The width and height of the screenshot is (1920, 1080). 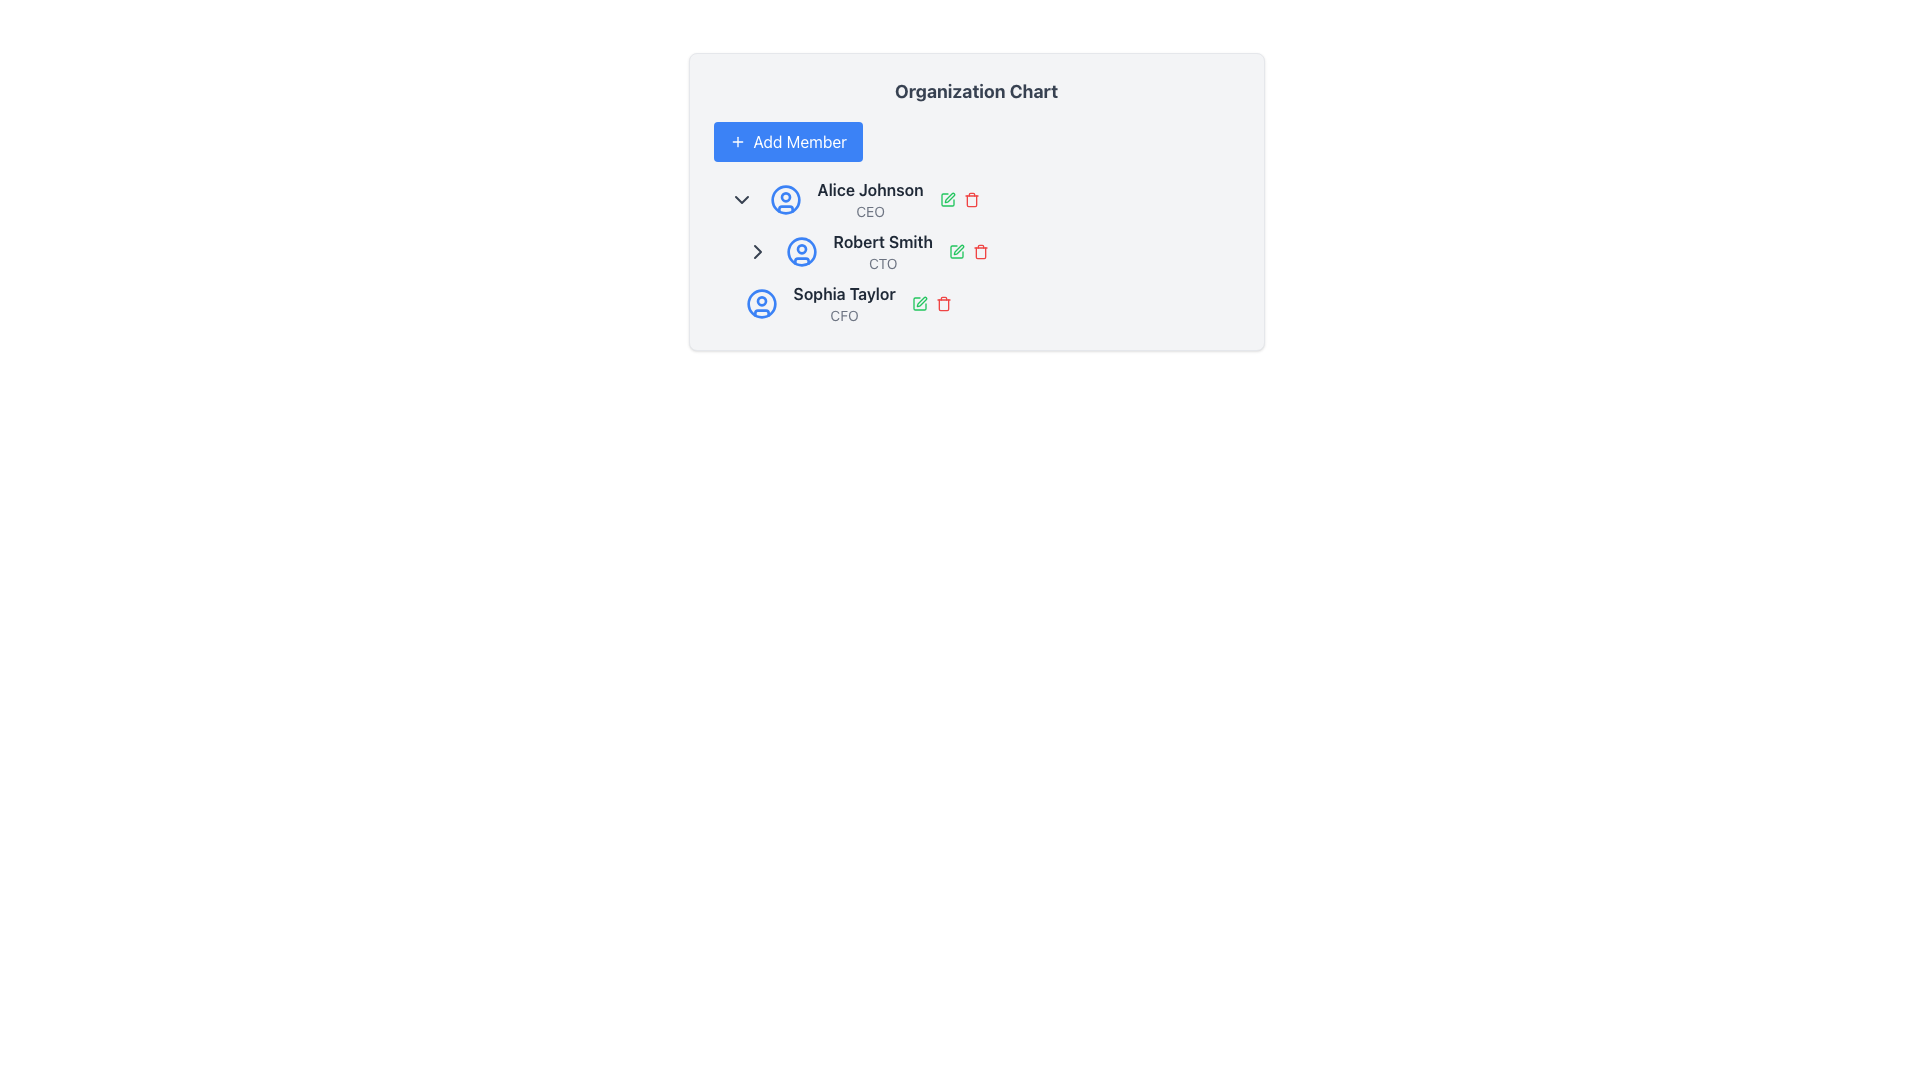 What do you see at coordinates (956, 250) in the screenshot?
I see `the green pen icon next to the name 'Robert Smith'` at bounding box center [956, 250].